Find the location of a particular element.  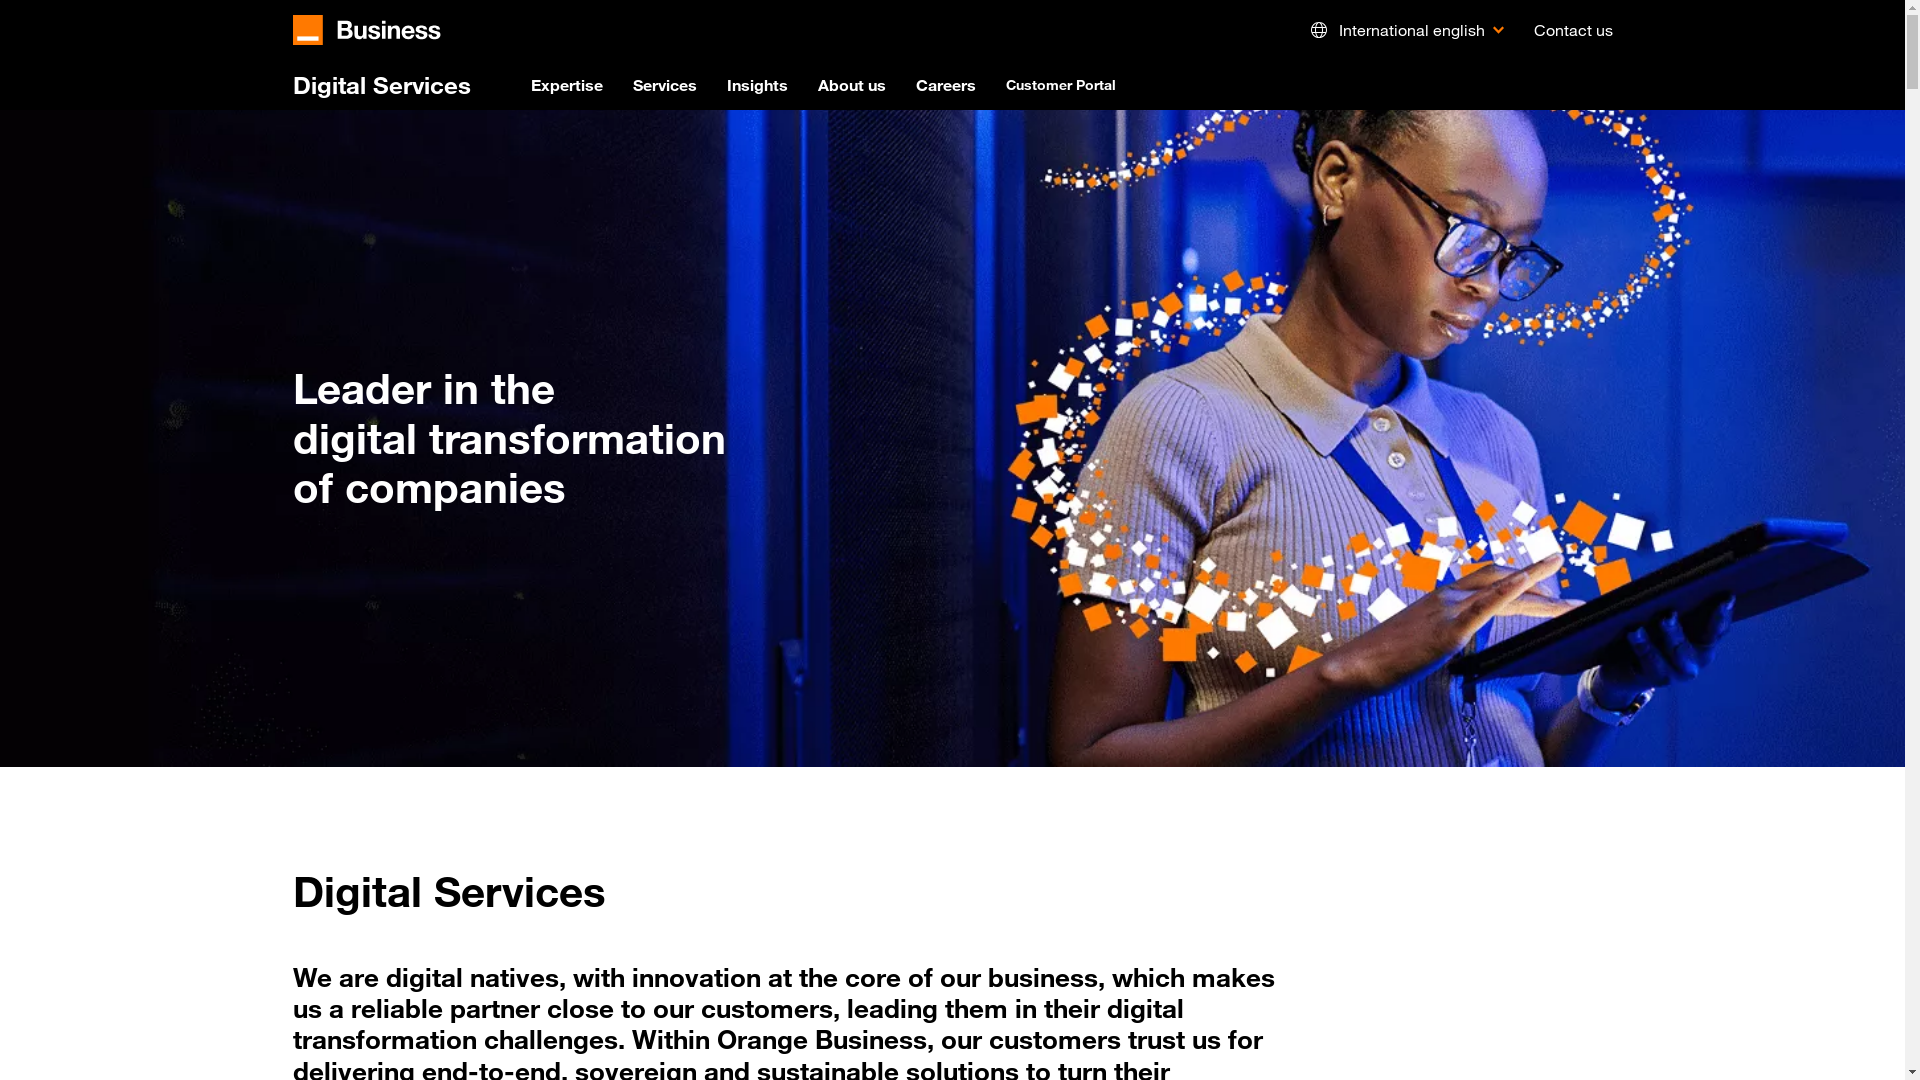

'Careers' is located at coordinates (915, 83).